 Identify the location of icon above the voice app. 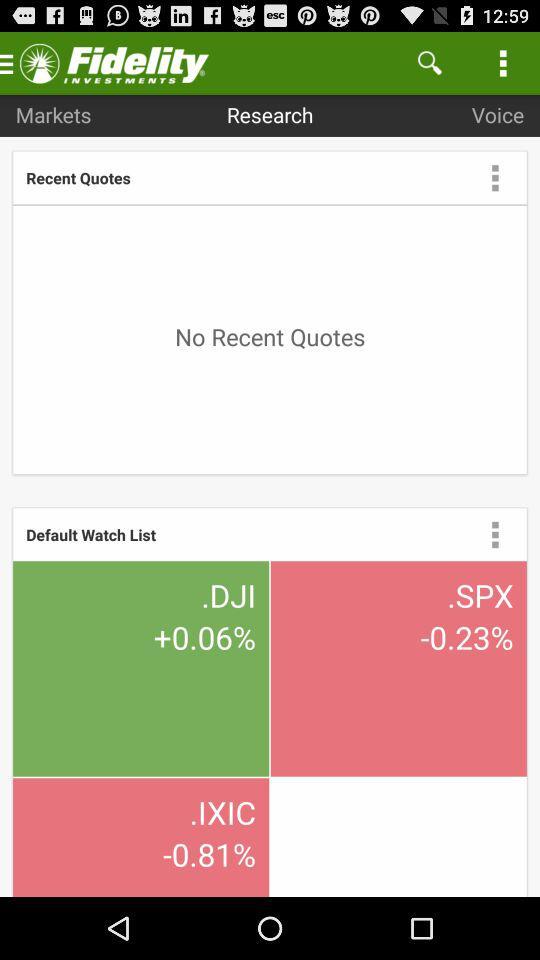
(428, 62).